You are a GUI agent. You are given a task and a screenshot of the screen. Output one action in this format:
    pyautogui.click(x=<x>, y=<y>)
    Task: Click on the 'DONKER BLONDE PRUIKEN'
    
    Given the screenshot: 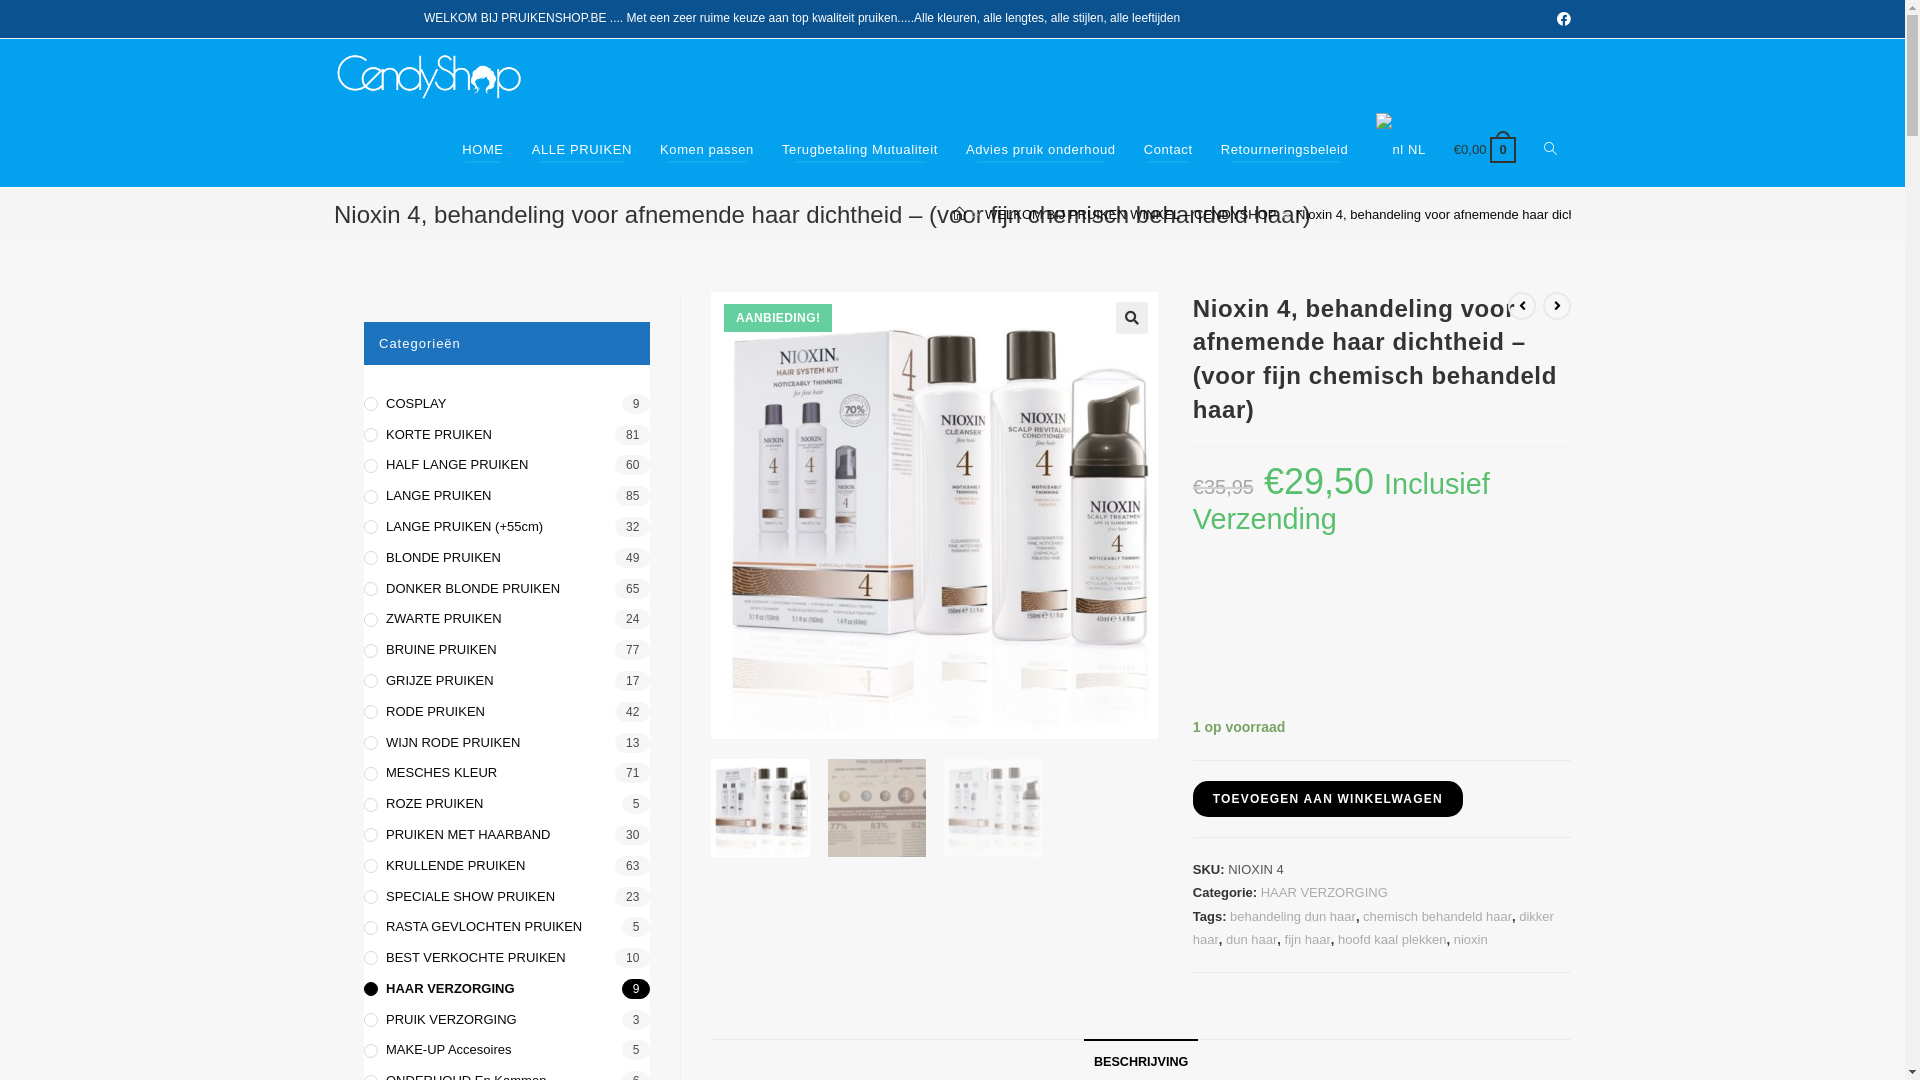 What is the action you would take?
    pyautogui.click(x=364, y=588)
    